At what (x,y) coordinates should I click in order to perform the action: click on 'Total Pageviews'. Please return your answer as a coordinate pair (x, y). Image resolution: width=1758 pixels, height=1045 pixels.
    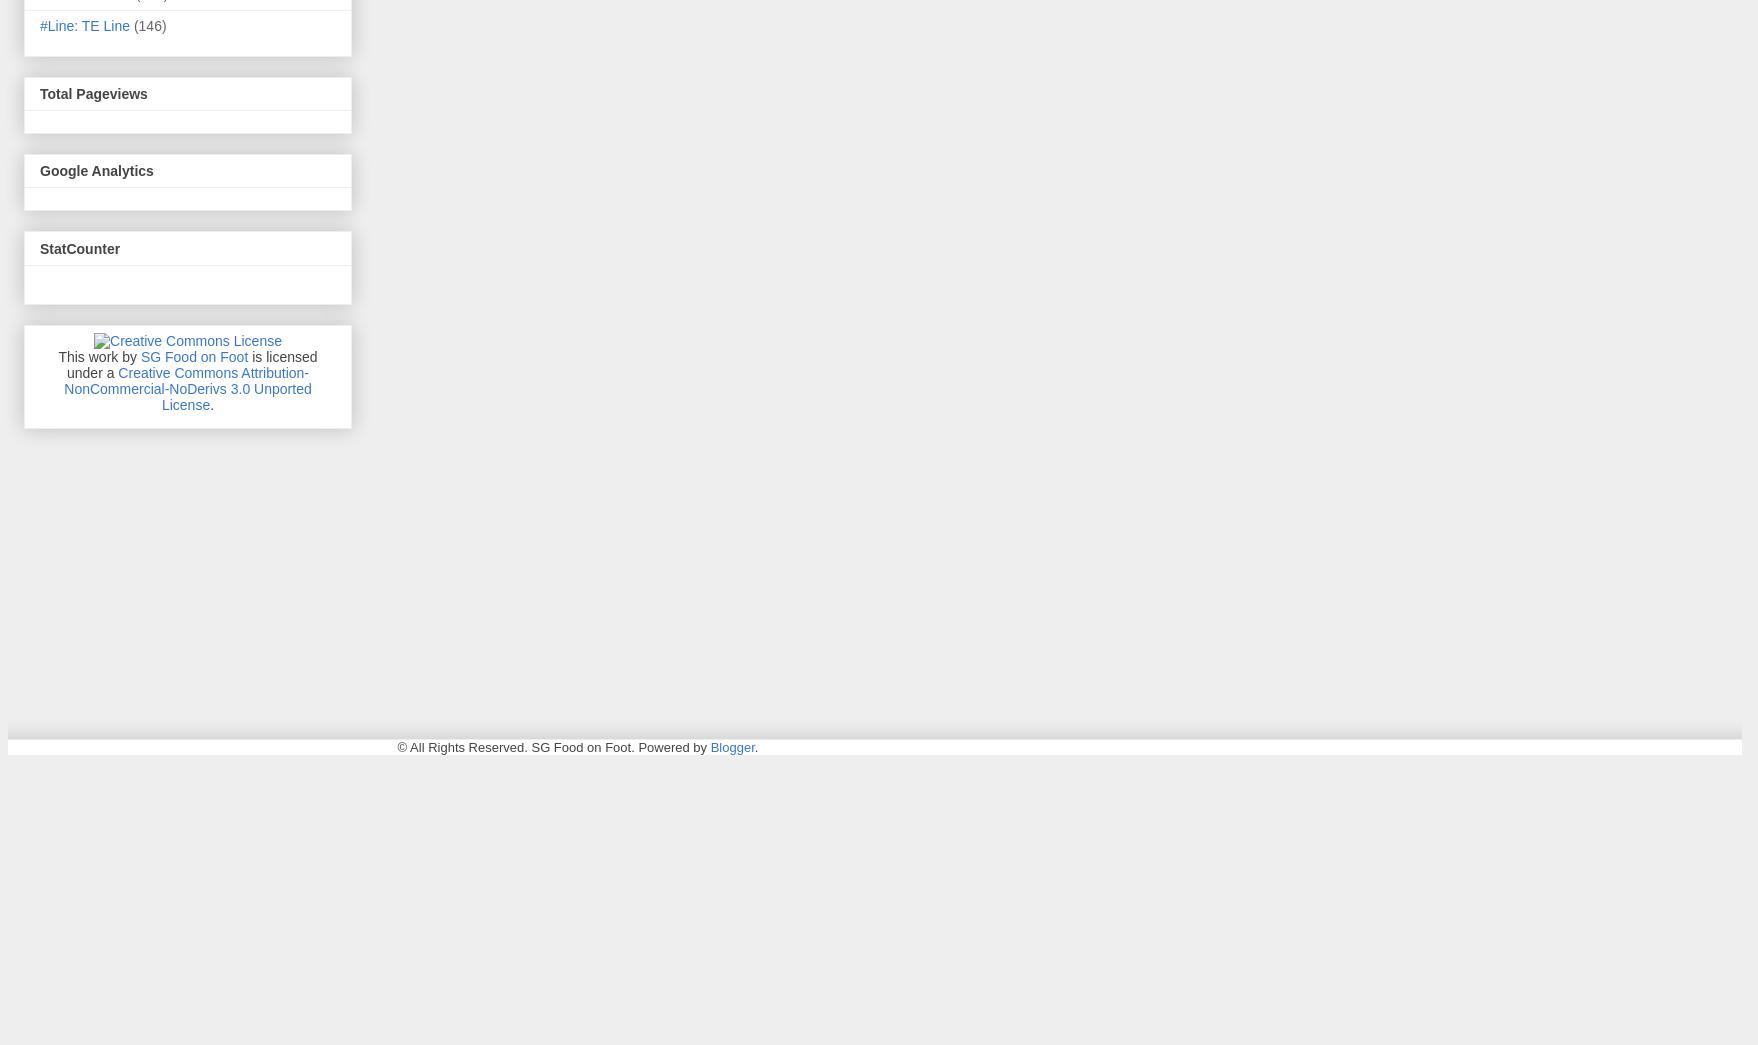
    Looking at the image, I should click on (93, 93).